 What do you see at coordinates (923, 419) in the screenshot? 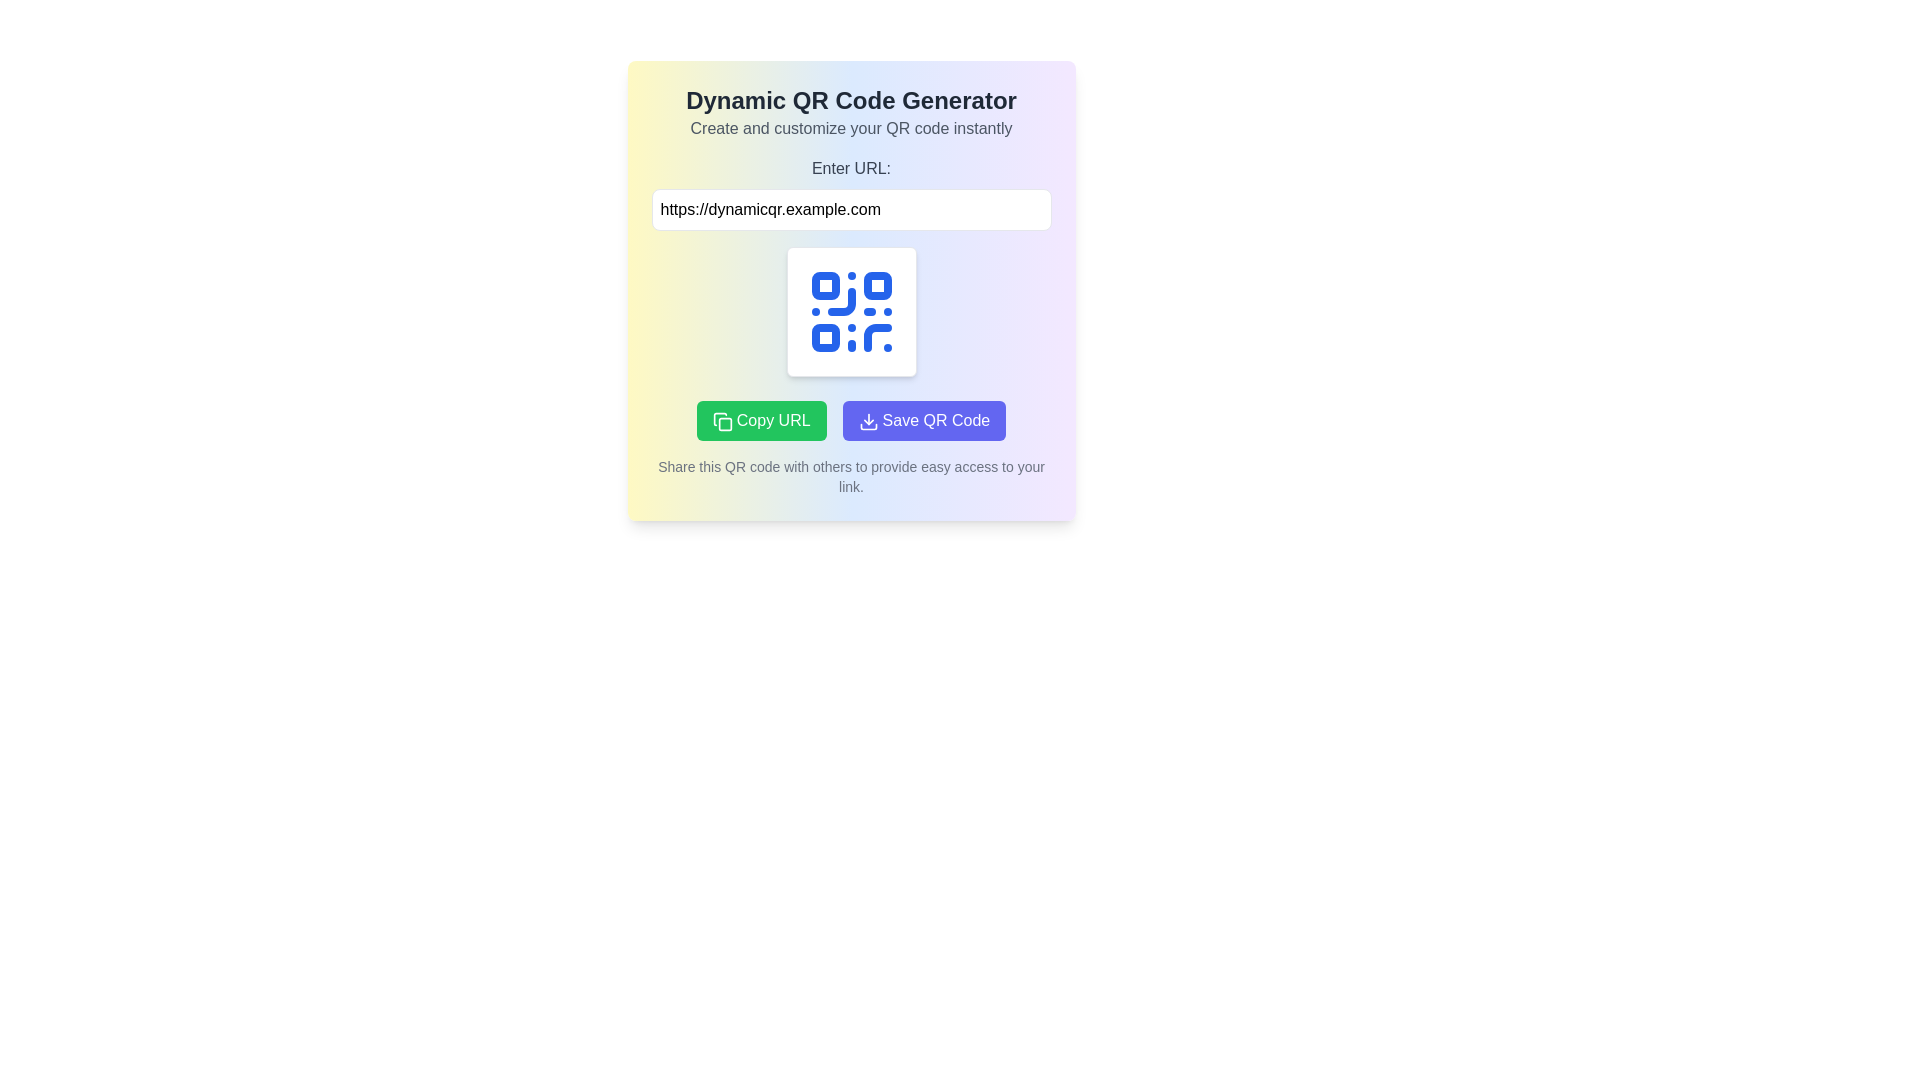
I see `the save button located below the QR code display area, which is the second button in the row of action buttons, to visualize hover effects` at bounding box center [923, 419].